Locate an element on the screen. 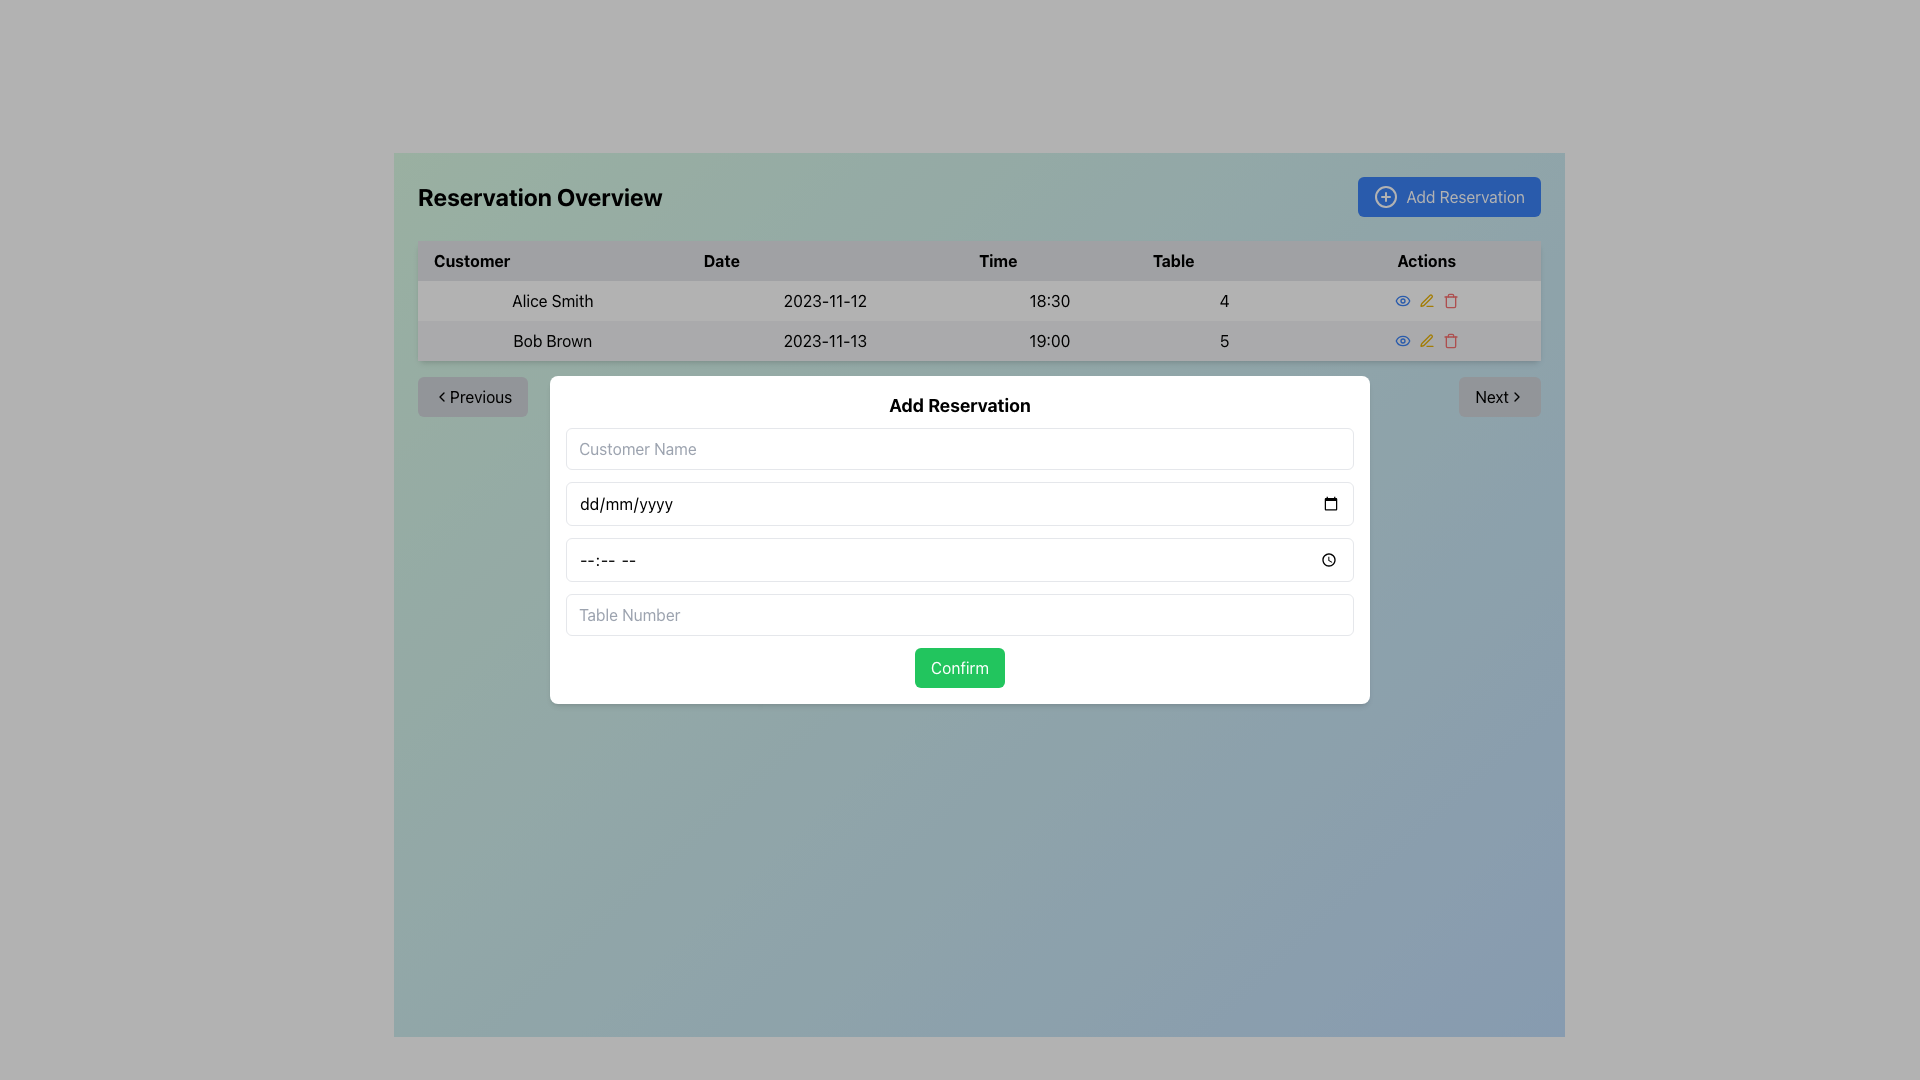  the edit icon button in the Actions column of the first row for the reservation entry 'Alice Smith' to change its color is located at coordinates (1425, 300).